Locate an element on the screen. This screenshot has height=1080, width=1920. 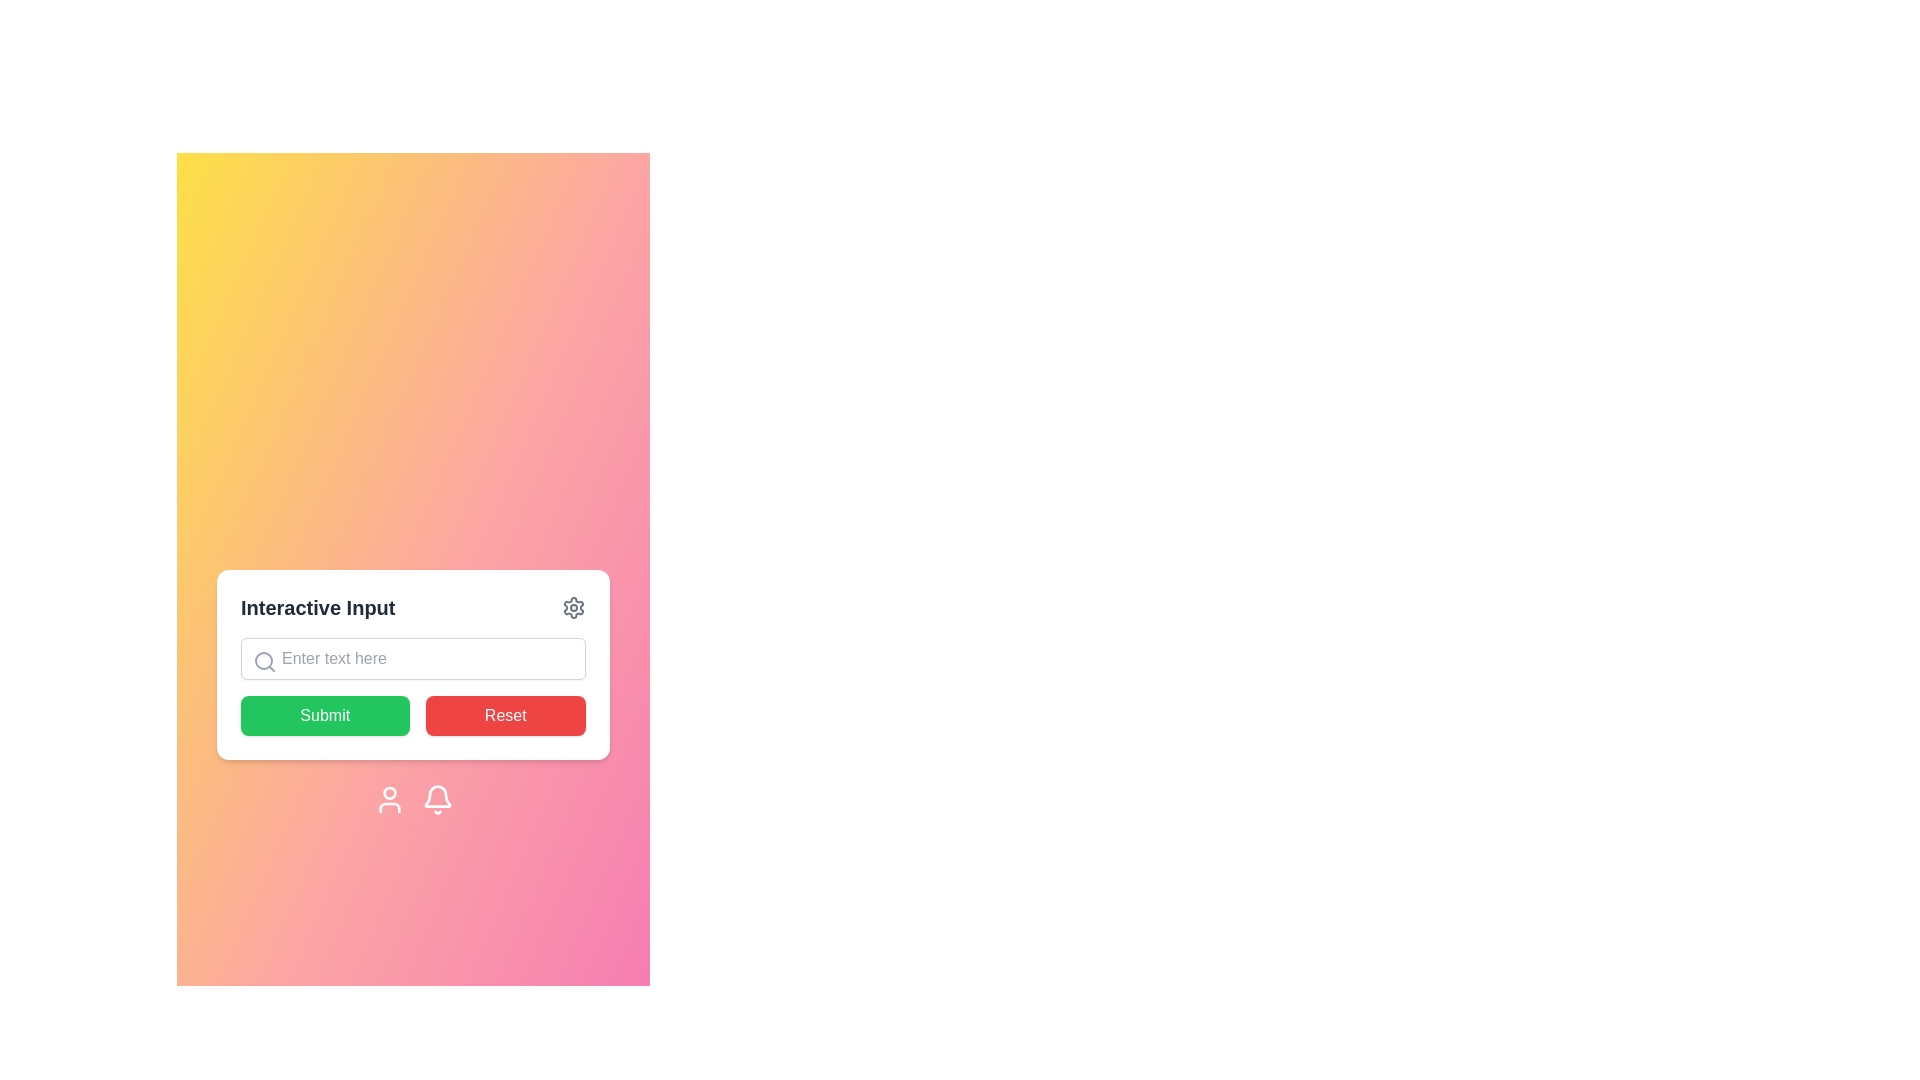
the gear-shaped icon located at the top-right of the white card UI component is located at coordinates (573, 607).